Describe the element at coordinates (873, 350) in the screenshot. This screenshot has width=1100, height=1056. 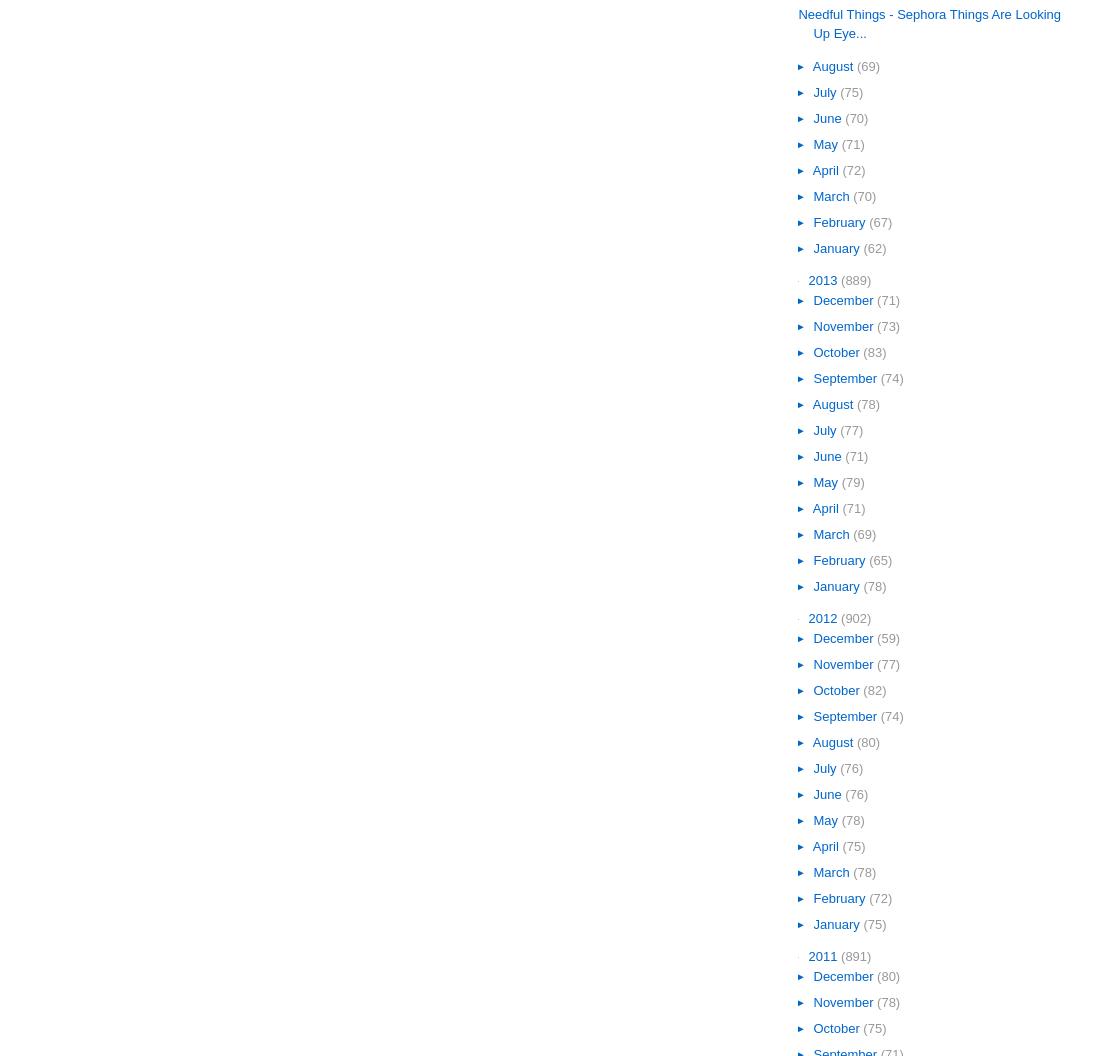
I see `'(83)'` at that location.